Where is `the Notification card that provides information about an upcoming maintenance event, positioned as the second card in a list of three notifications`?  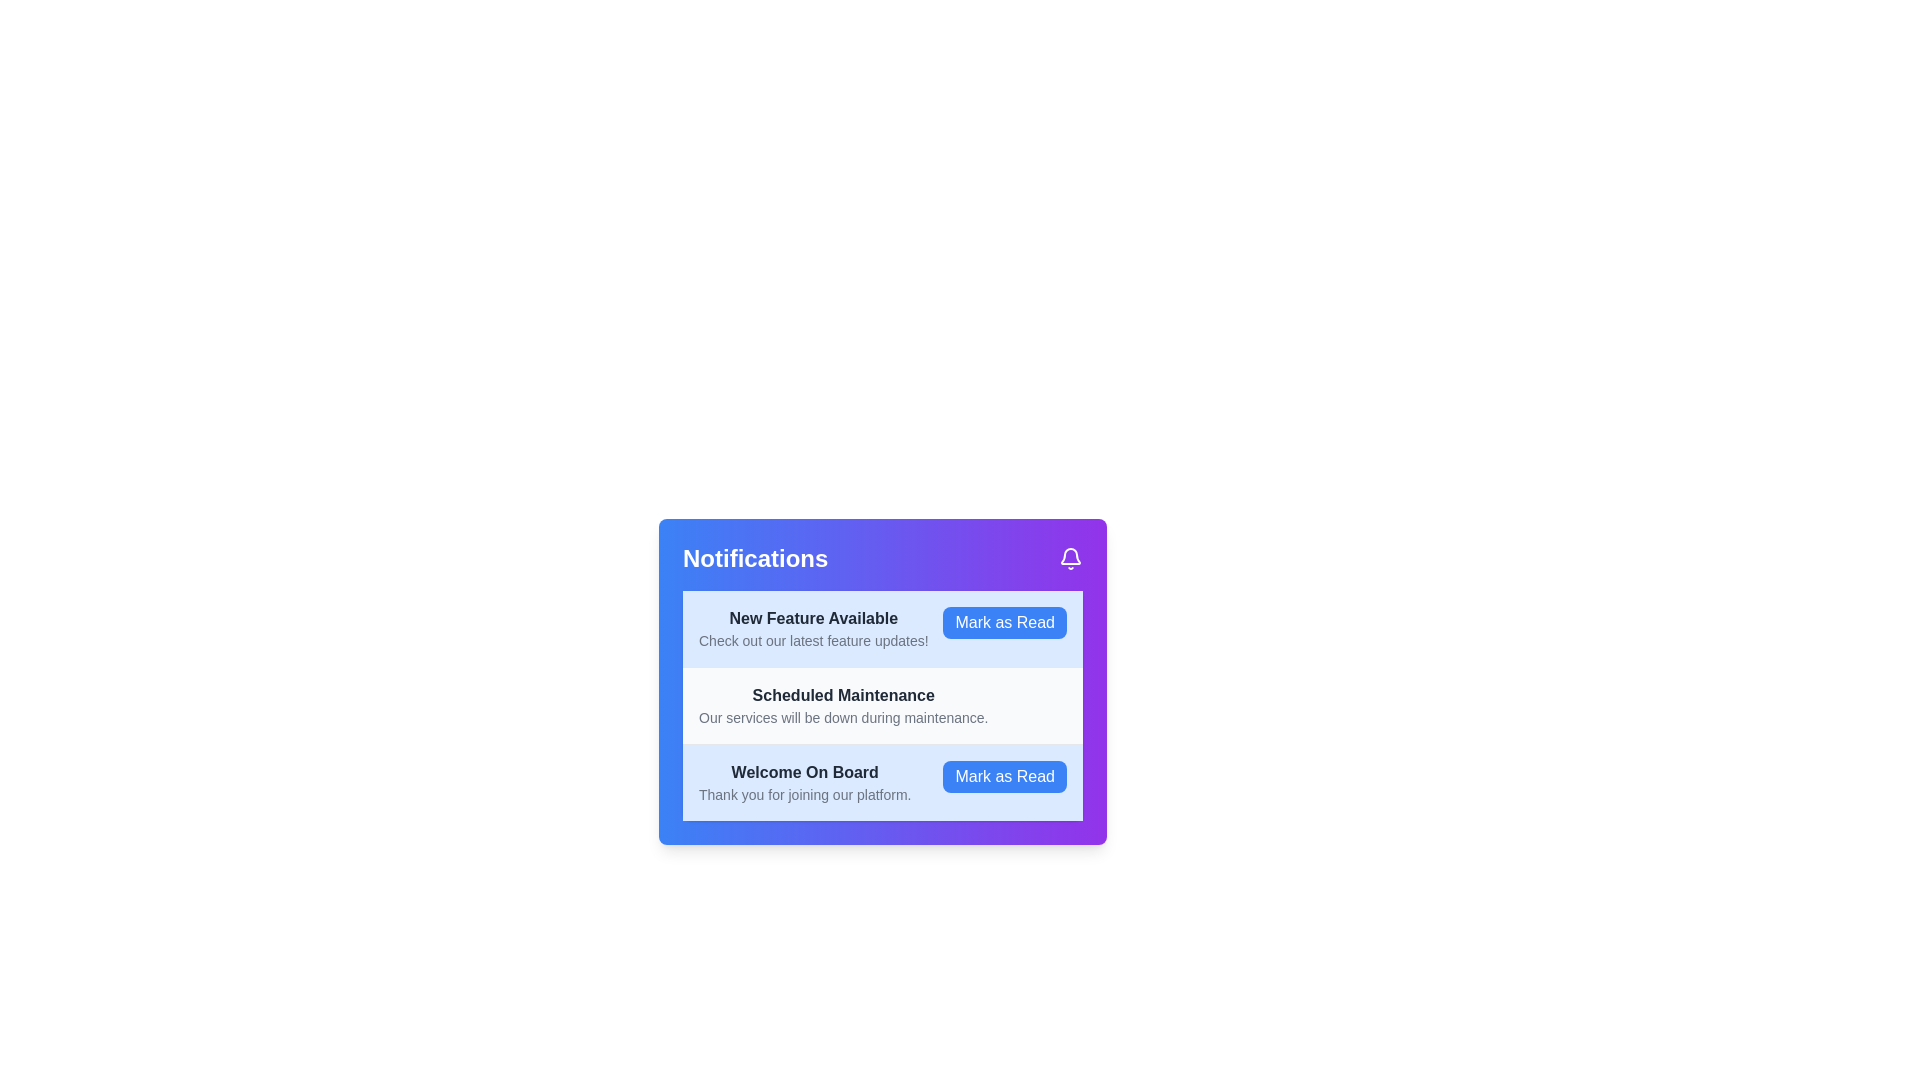
the Notification card that provides information about an upcoming maintenance event, positioned as the second card in a list of three notifications is located at coordinates (882, 704).